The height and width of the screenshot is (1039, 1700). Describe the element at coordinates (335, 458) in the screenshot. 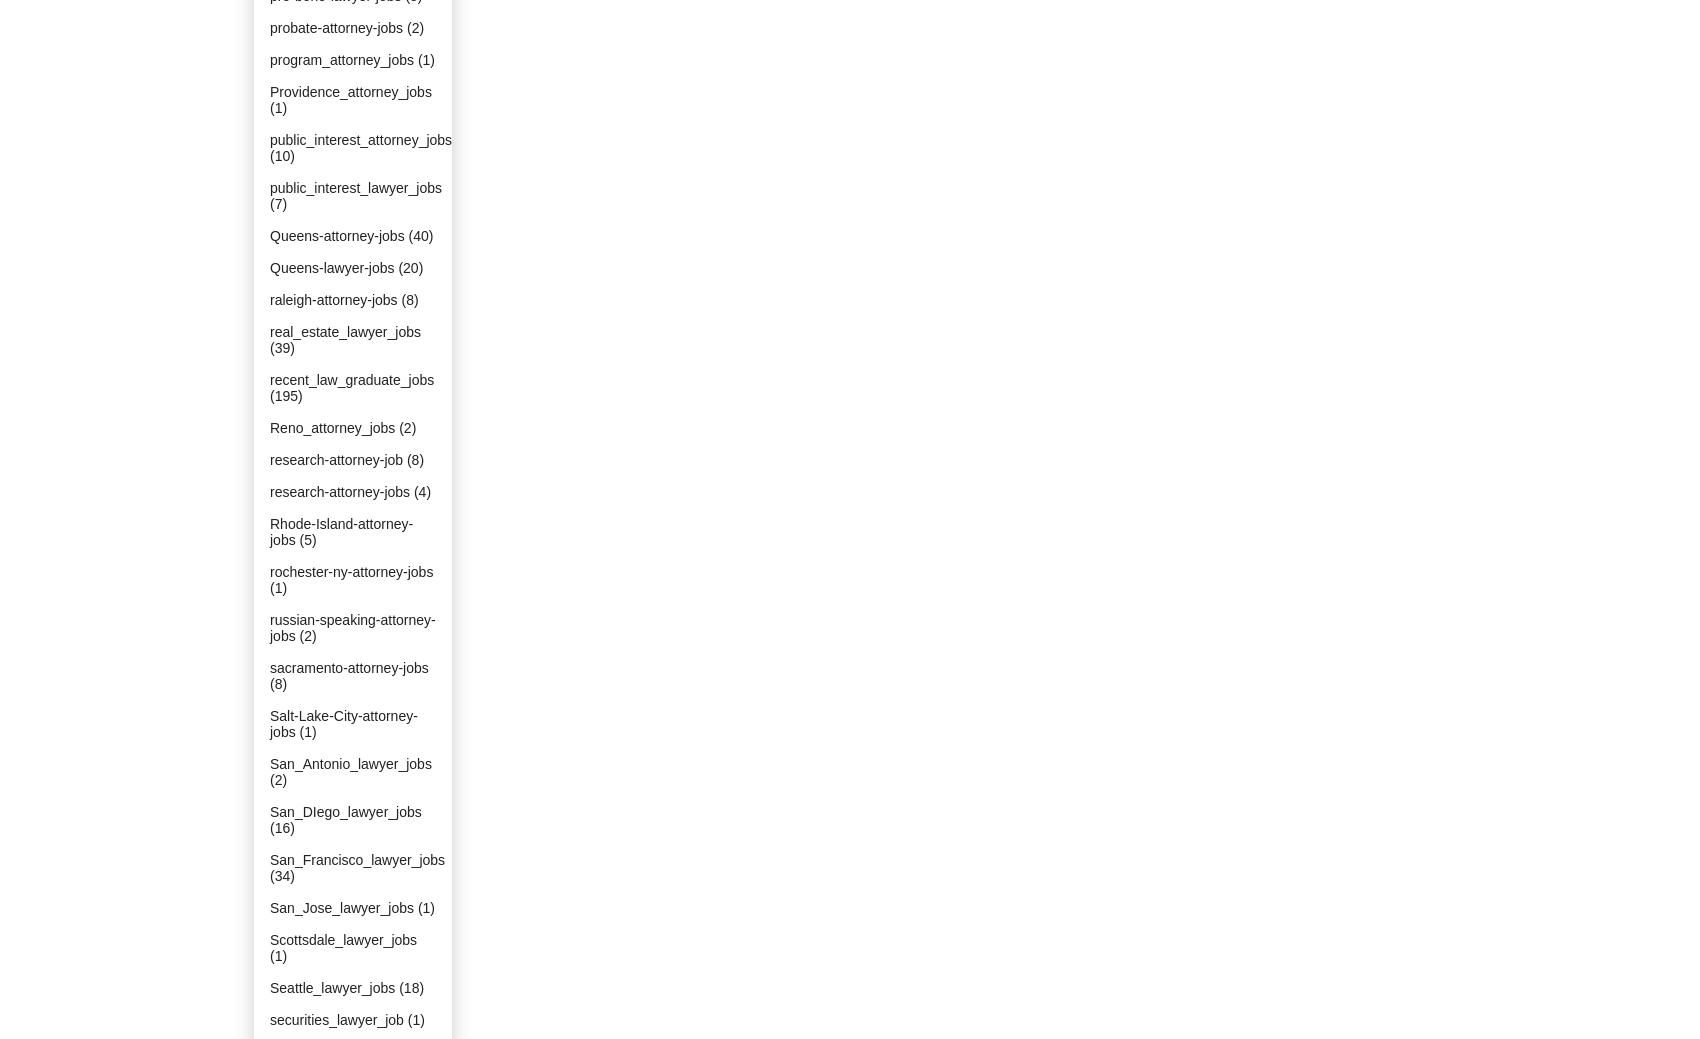

I see `'research-attorney-job'` at that location.